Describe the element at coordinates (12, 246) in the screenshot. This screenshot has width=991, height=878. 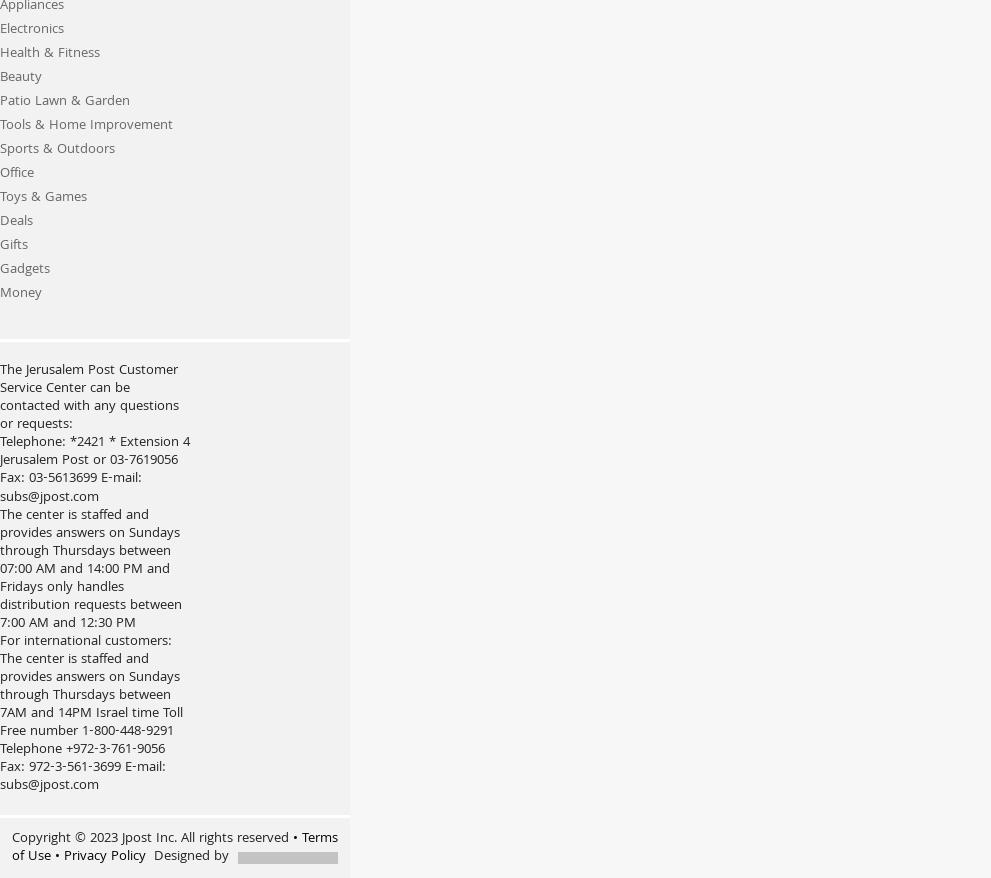
I see `'Gifts'` at that location.